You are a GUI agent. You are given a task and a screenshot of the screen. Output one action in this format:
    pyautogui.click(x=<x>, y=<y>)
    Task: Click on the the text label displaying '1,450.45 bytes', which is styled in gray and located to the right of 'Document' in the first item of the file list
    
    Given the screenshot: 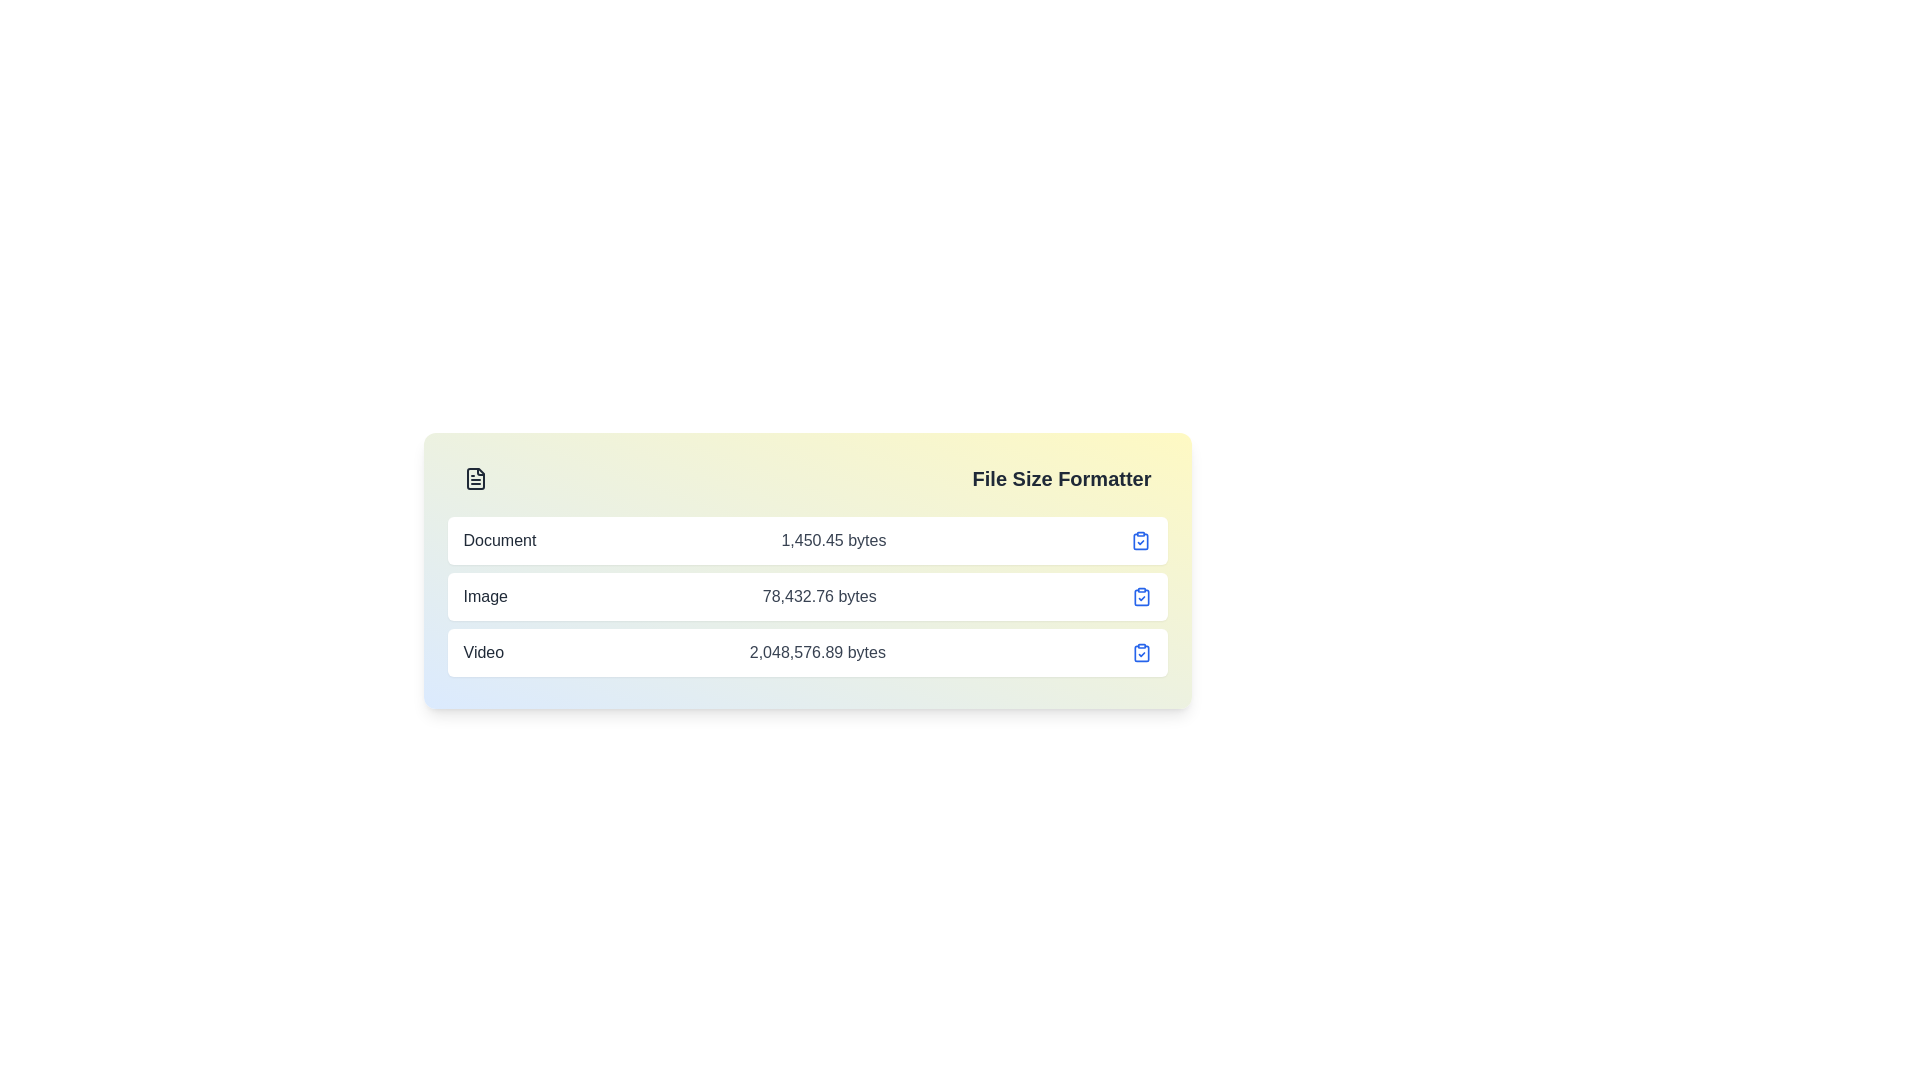 What is the action you would take?
    pyautogui.click(x=833, y=540)
    